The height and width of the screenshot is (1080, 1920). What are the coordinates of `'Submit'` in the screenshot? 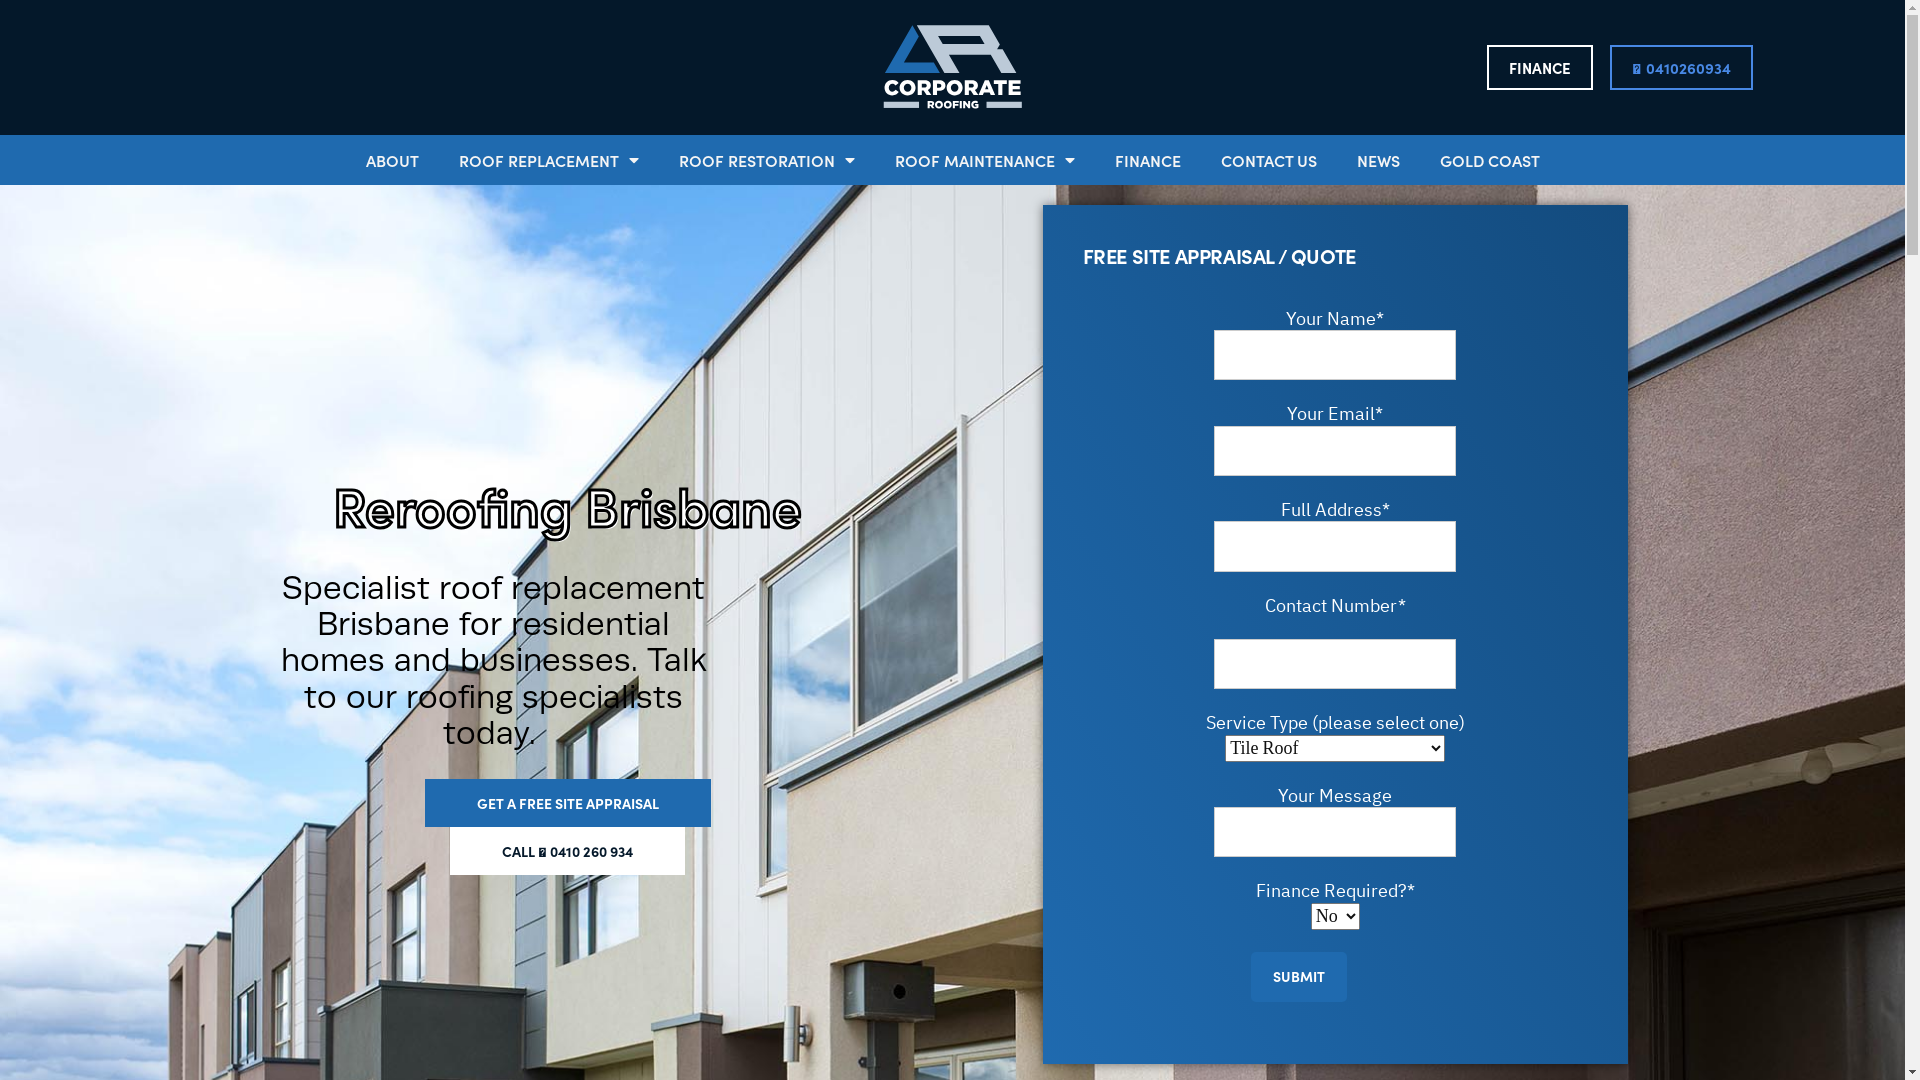 It's located at (1299, 975).